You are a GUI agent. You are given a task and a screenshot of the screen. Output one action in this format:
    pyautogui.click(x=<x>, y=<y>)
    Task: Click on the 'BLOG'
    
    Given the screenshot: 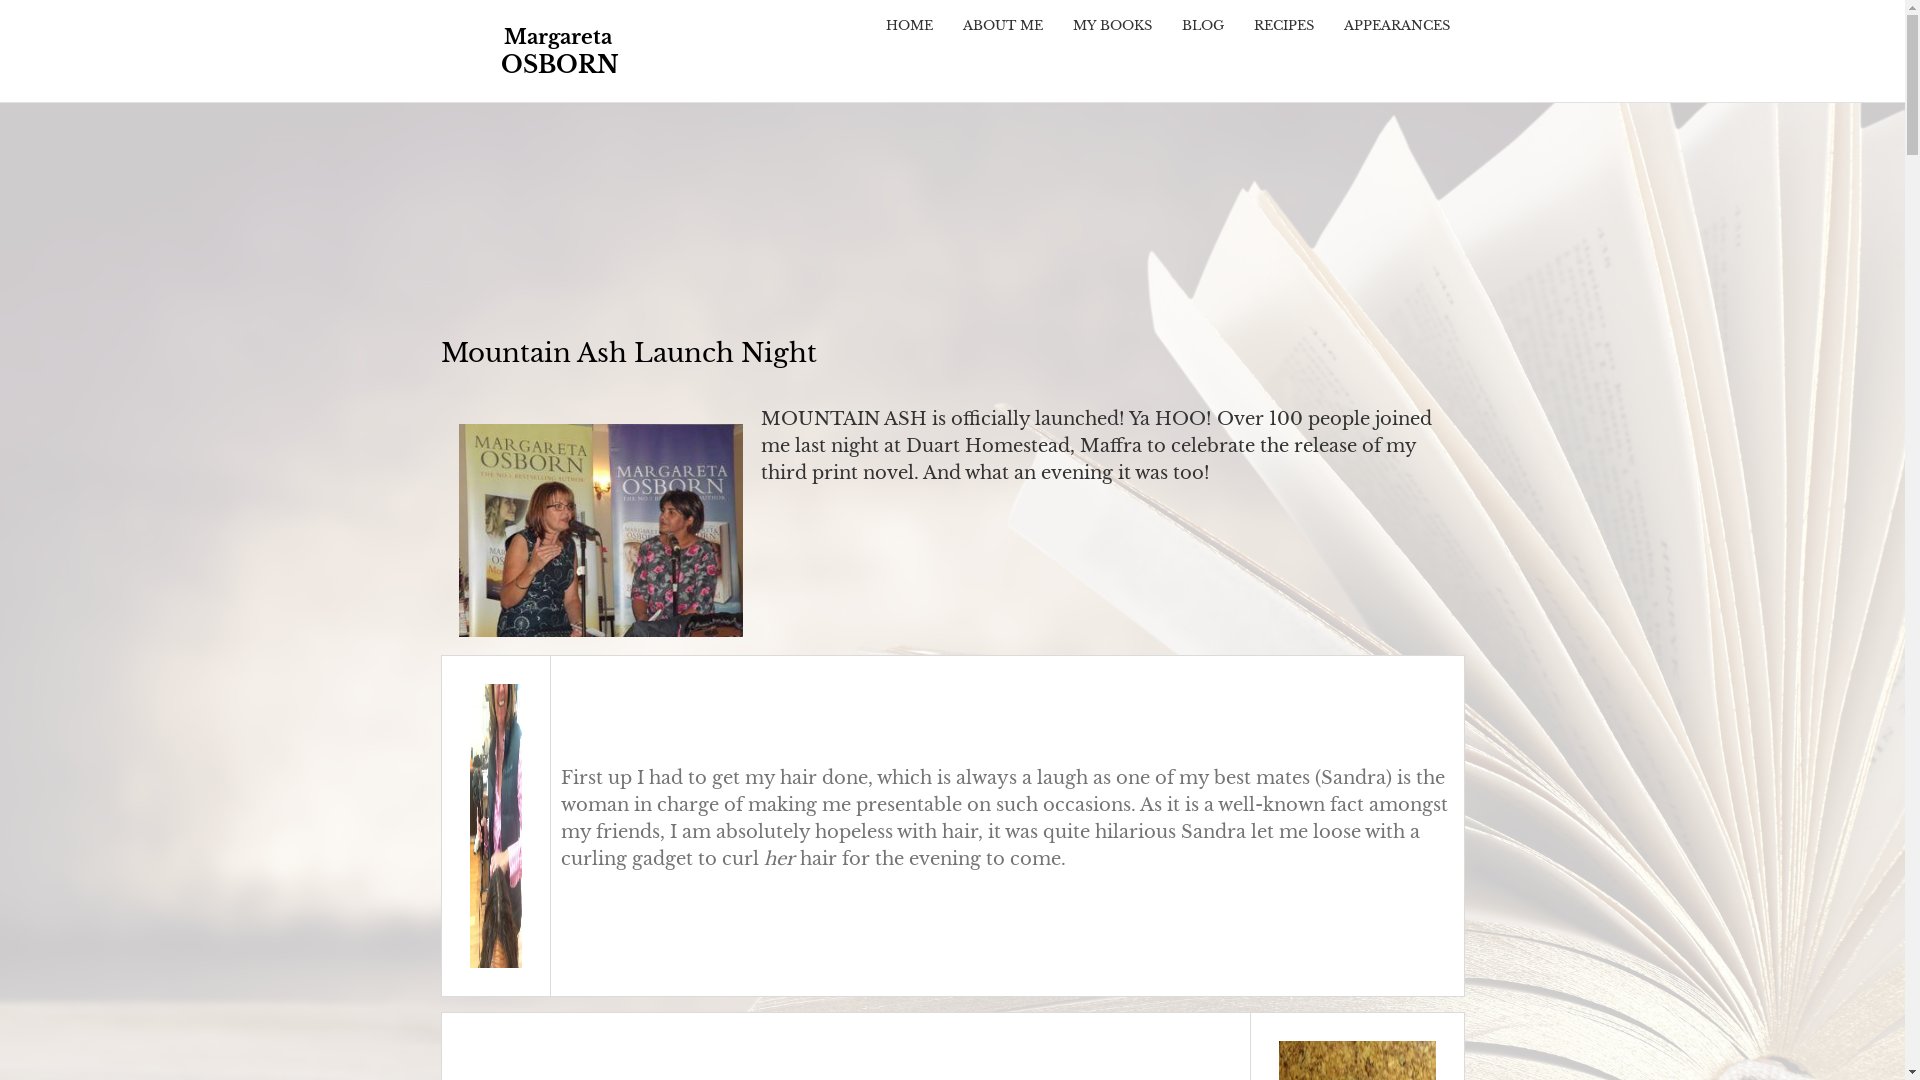 What is the action you would take?
    pyautogui.click(x=1166, y=25)
    